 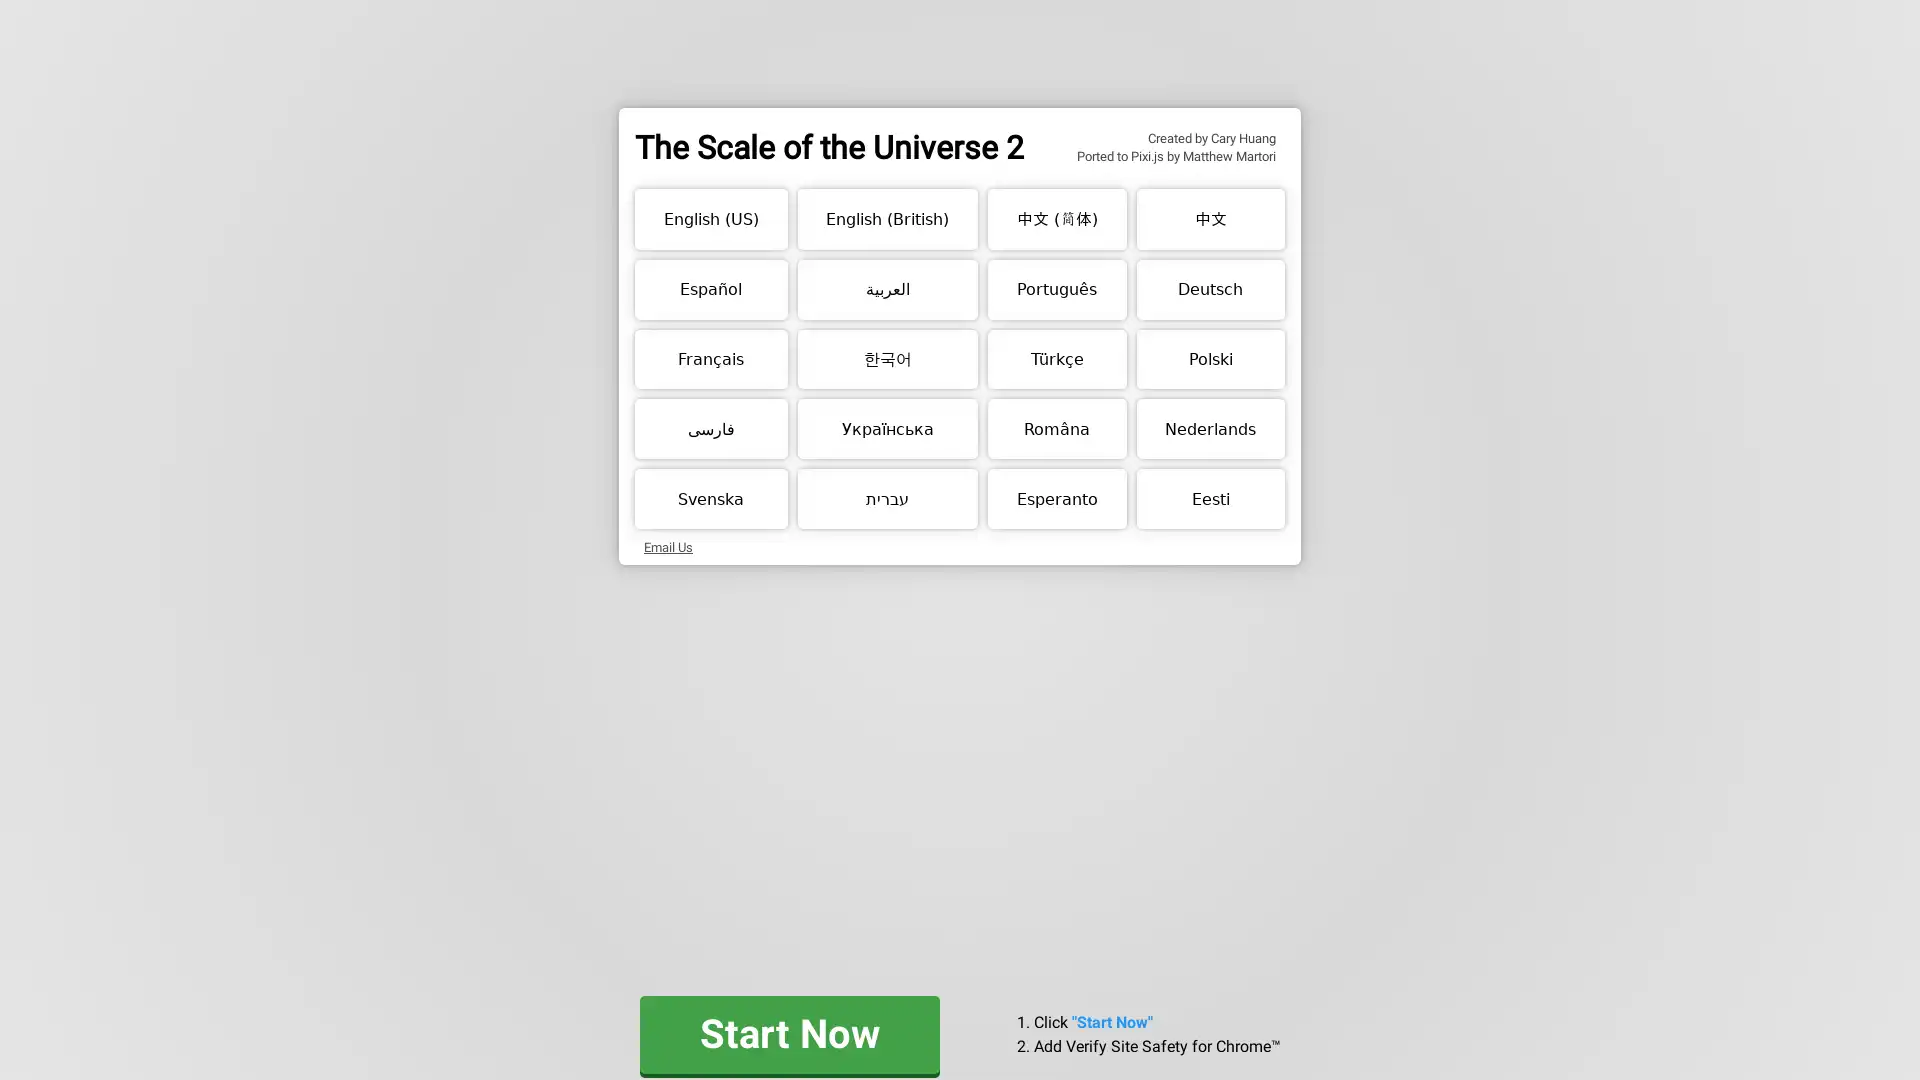 What do you see at coordinates (710, 219) in the screenshot?
I see `English (US)` at bounding box center [710, 219].